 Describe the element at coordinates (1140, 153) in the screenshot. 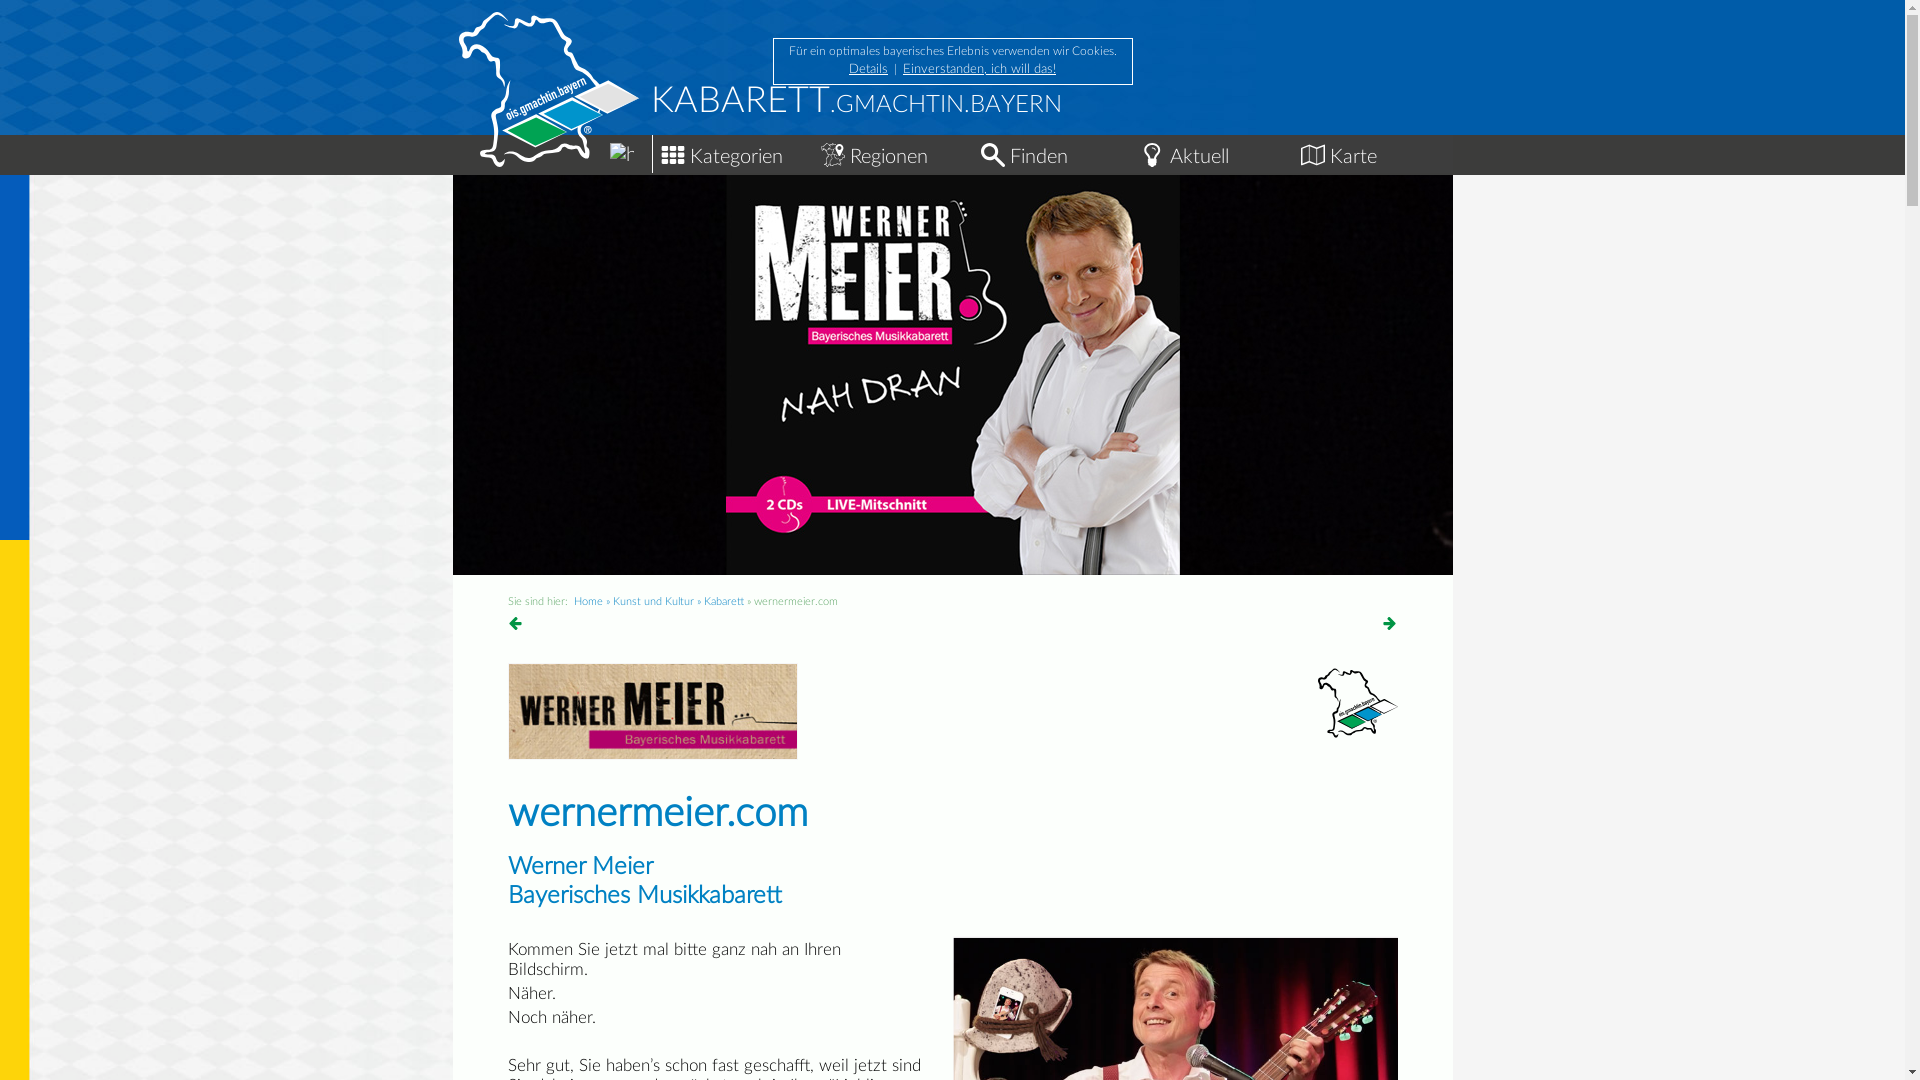

I see `'Aktuelle Events im Freistaat'` at that location.